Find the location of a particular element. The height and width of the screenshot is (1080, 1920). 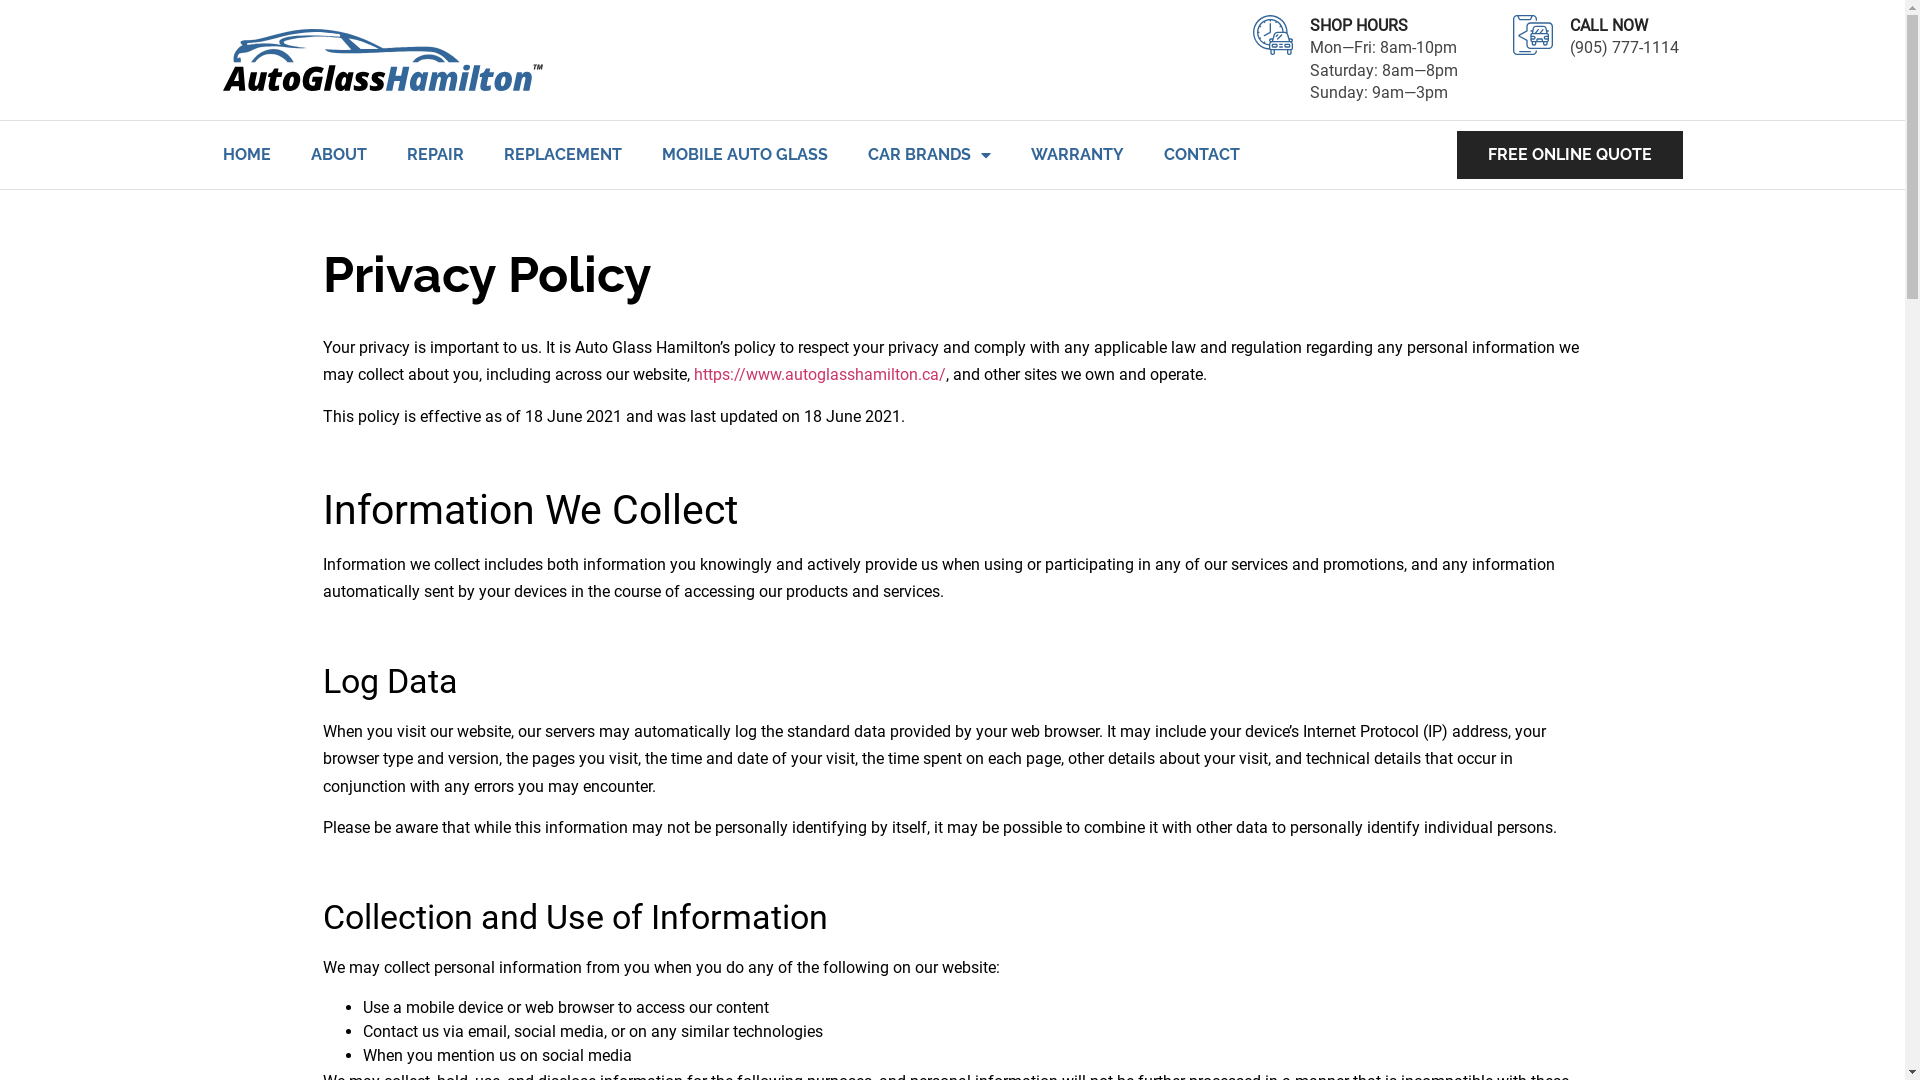

'HOME' is located at coordinates (244, 153).